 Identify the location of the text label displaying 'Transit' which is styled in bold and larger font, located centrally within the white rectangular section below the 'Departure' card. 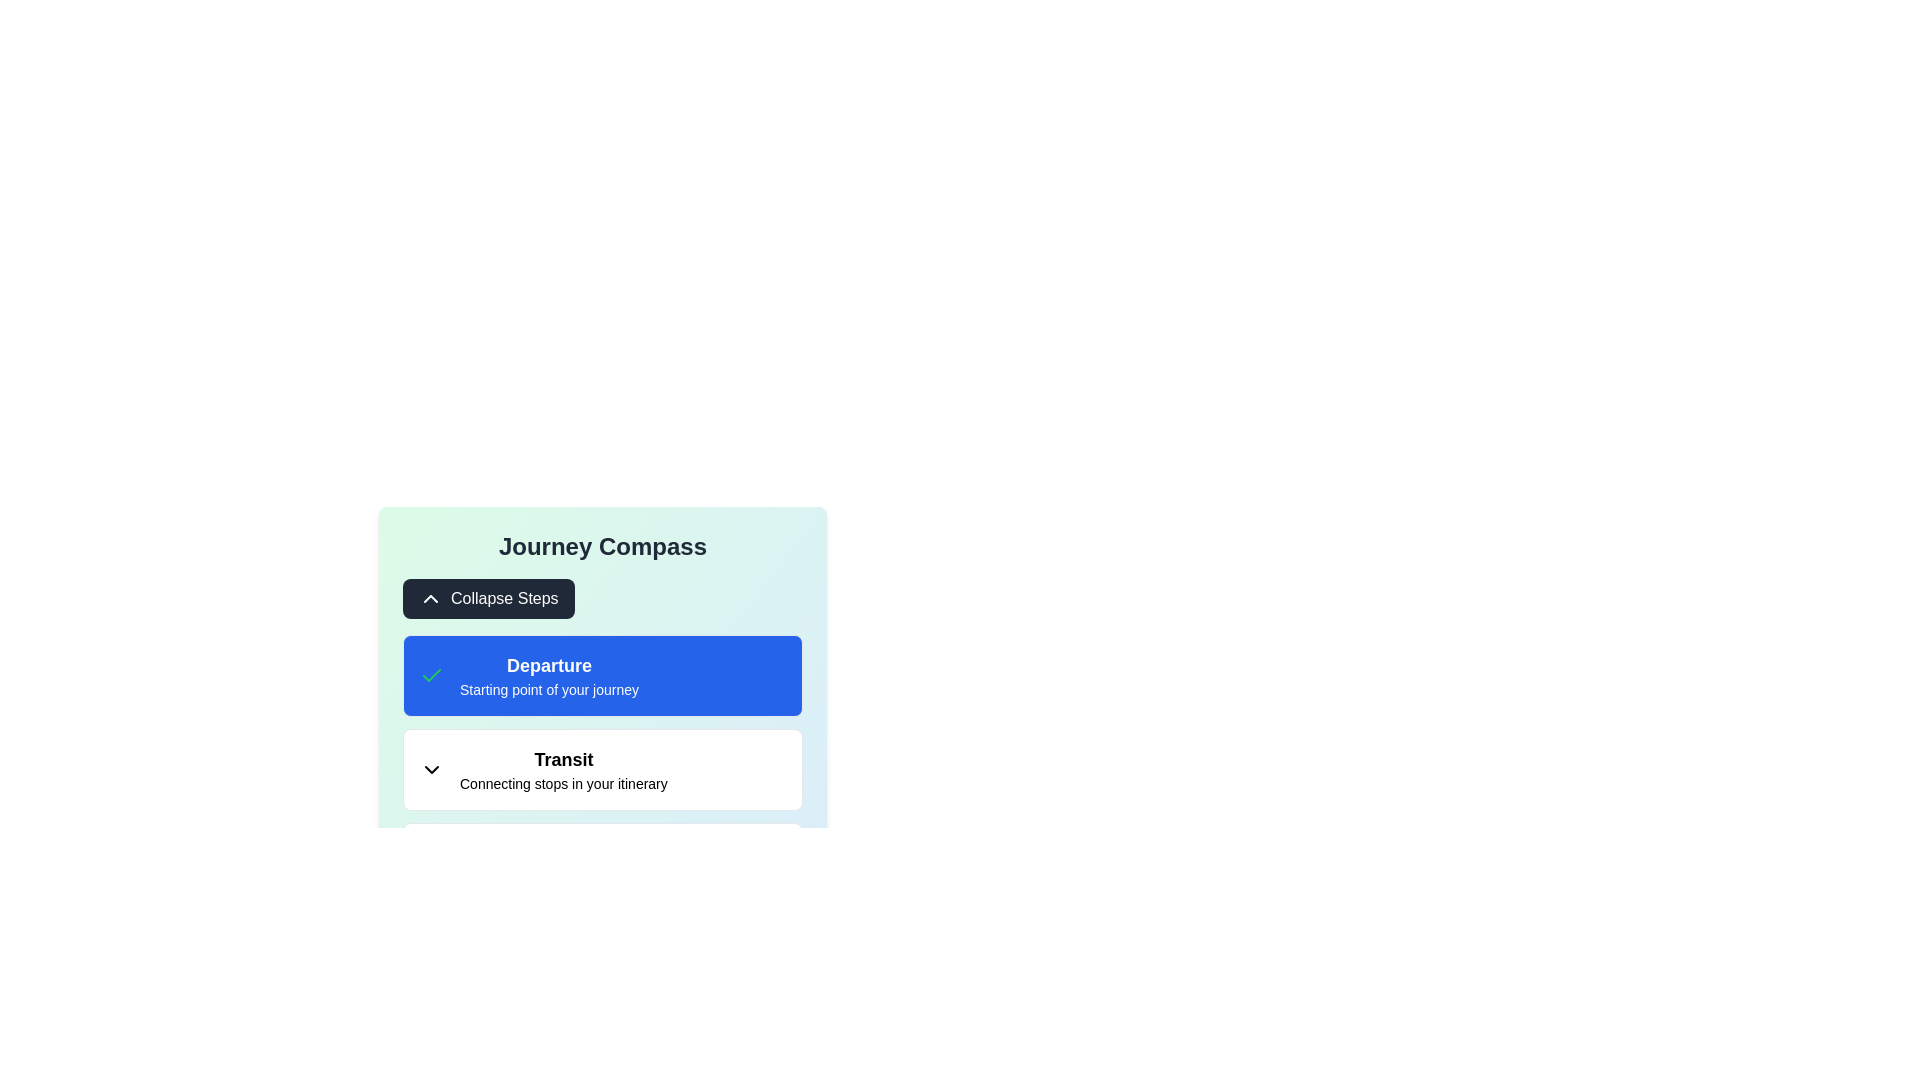
(562, 759).